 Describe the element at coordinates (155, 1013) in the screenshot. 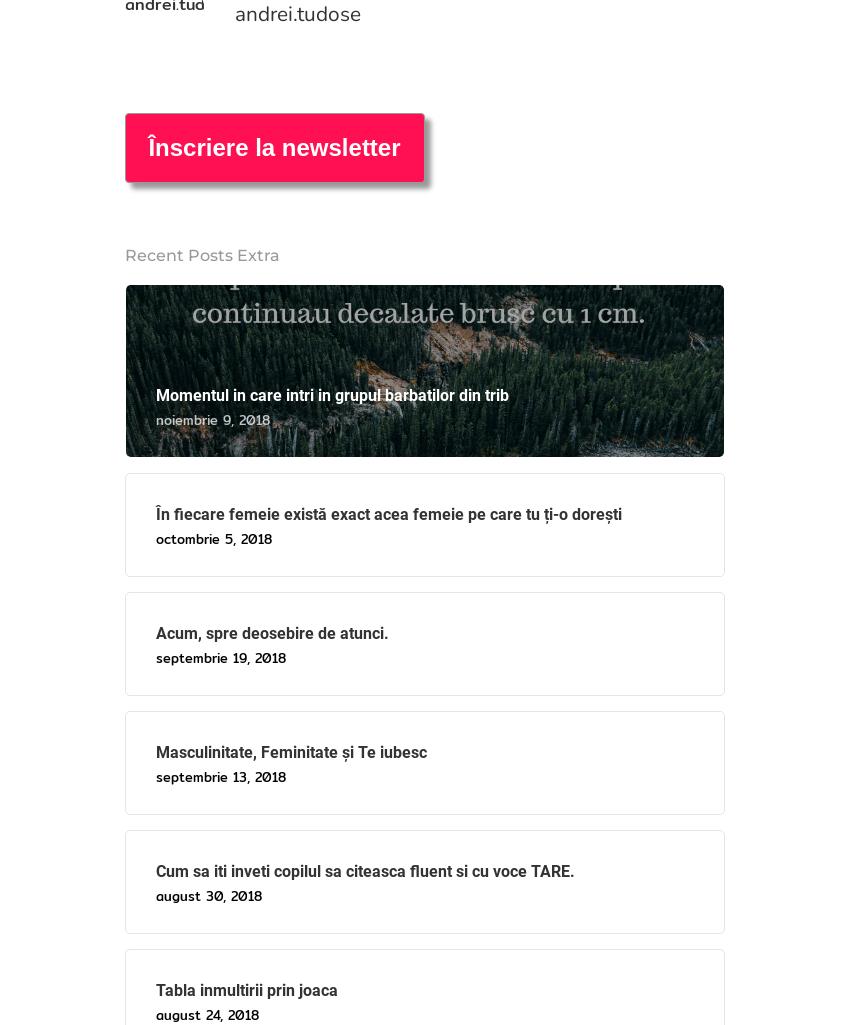

I see `'august 24, 2018'` at that location.